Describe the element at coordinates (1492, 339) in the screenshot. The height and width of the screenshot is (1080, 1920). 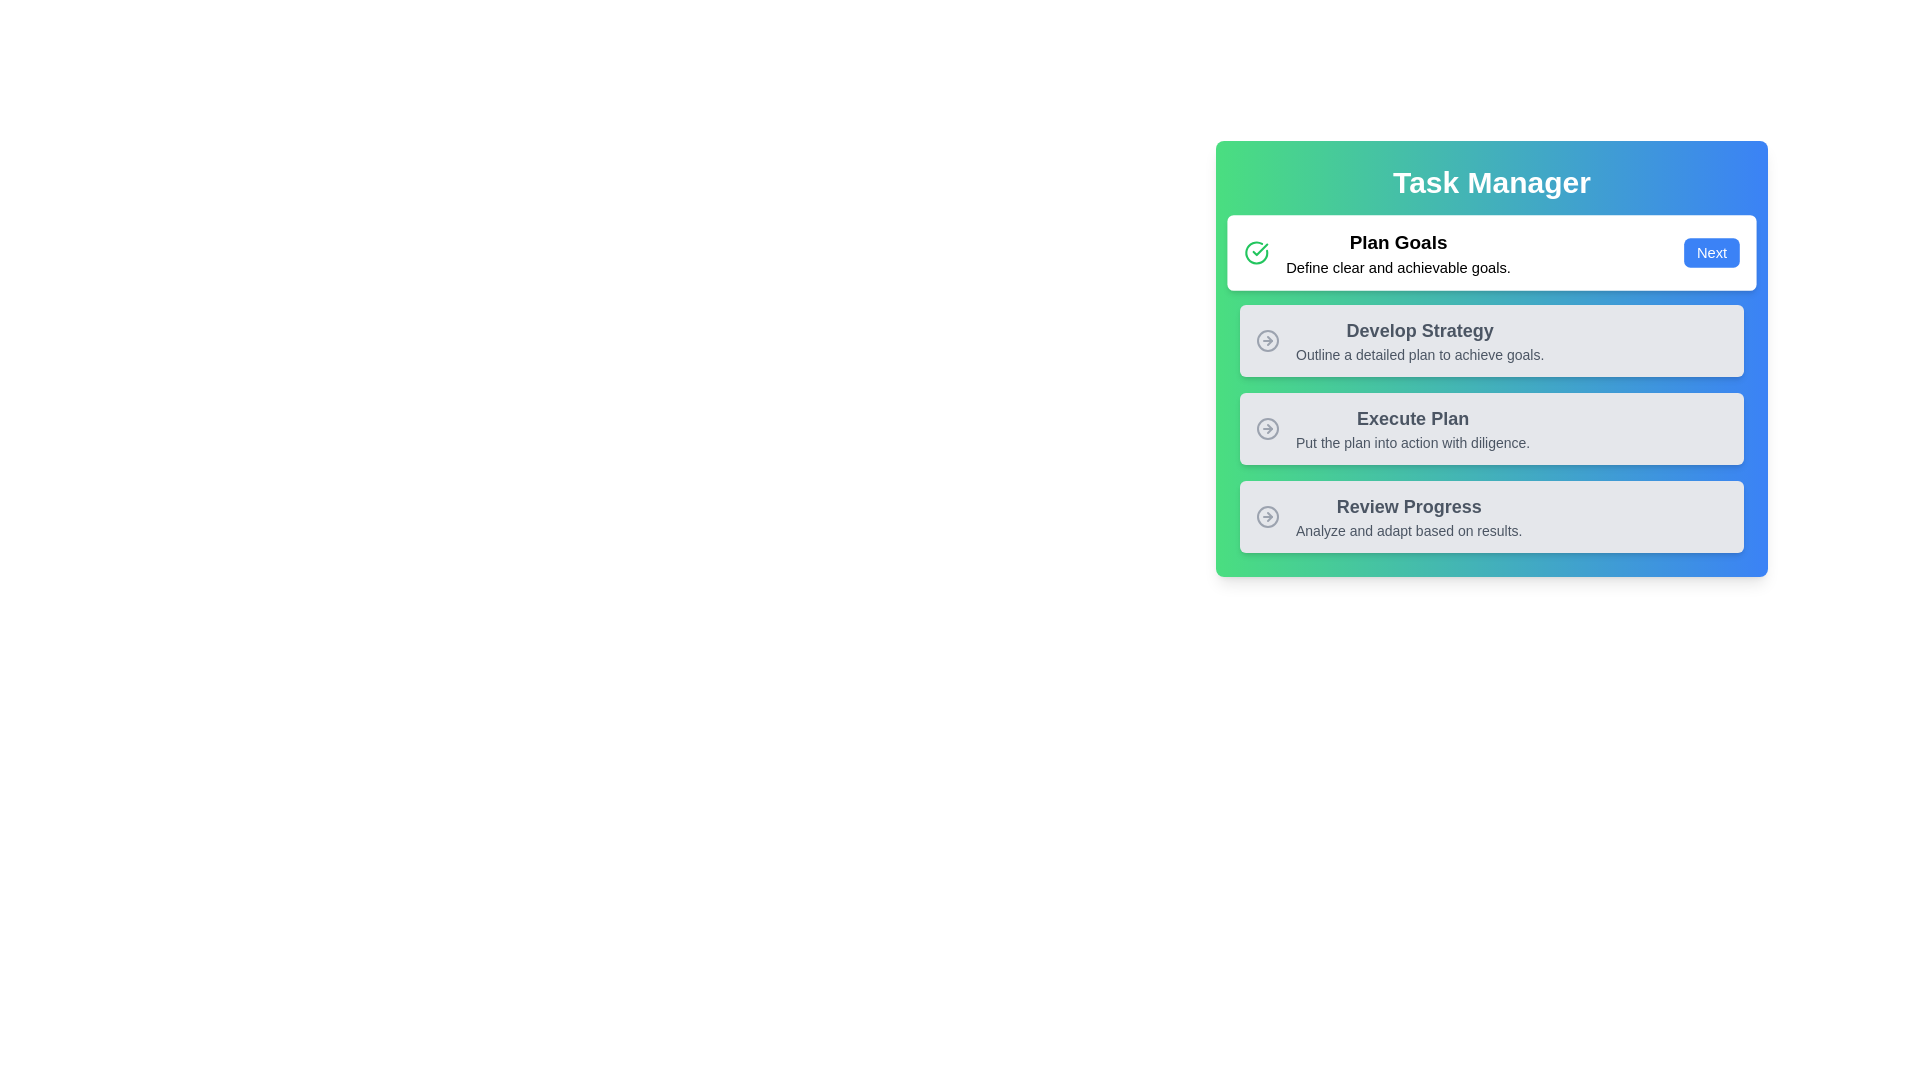
I see `the list item labeled 'Develop Strategy' within the 'Task Manager' panel` at that location.